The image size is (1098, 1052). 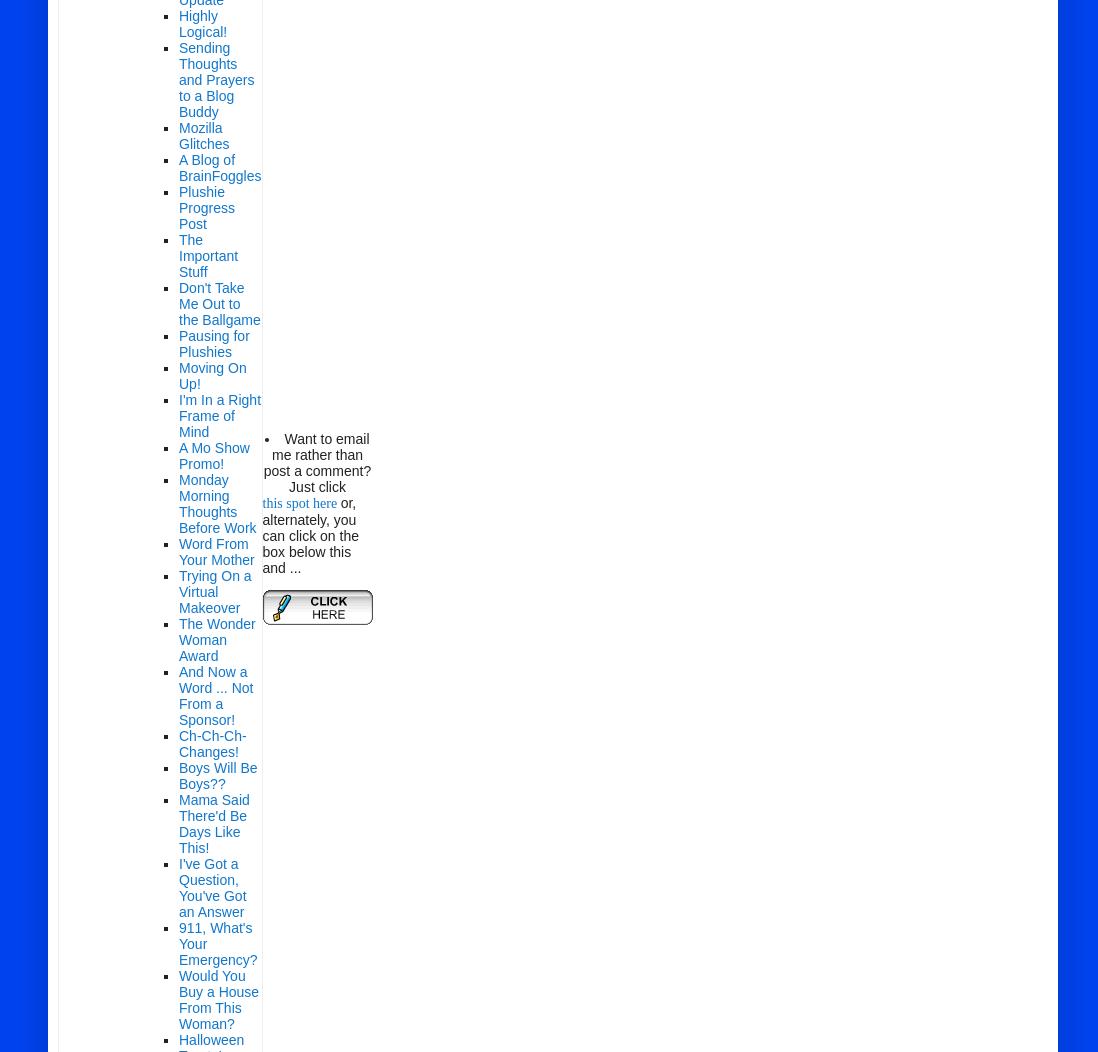 What do you see at coordinates (211, 375) in the screenshot?
I see `'Moving On Up!'` at bounding box center [211, 375].